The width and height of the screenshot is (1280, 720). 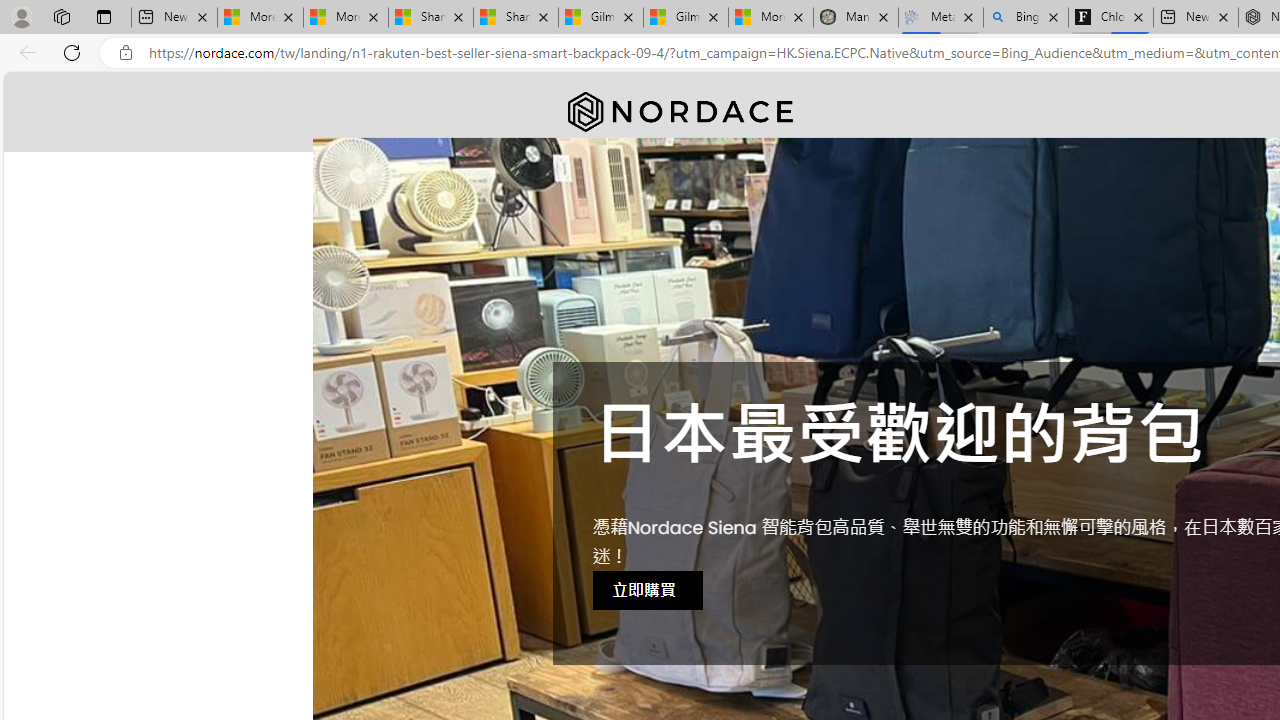 What do you see at coordinates (686, 17) in the screenshot?
I see `'Gilma and Hector both pose tropical trouble for Hawaii'` at bounding box center [686, 17].